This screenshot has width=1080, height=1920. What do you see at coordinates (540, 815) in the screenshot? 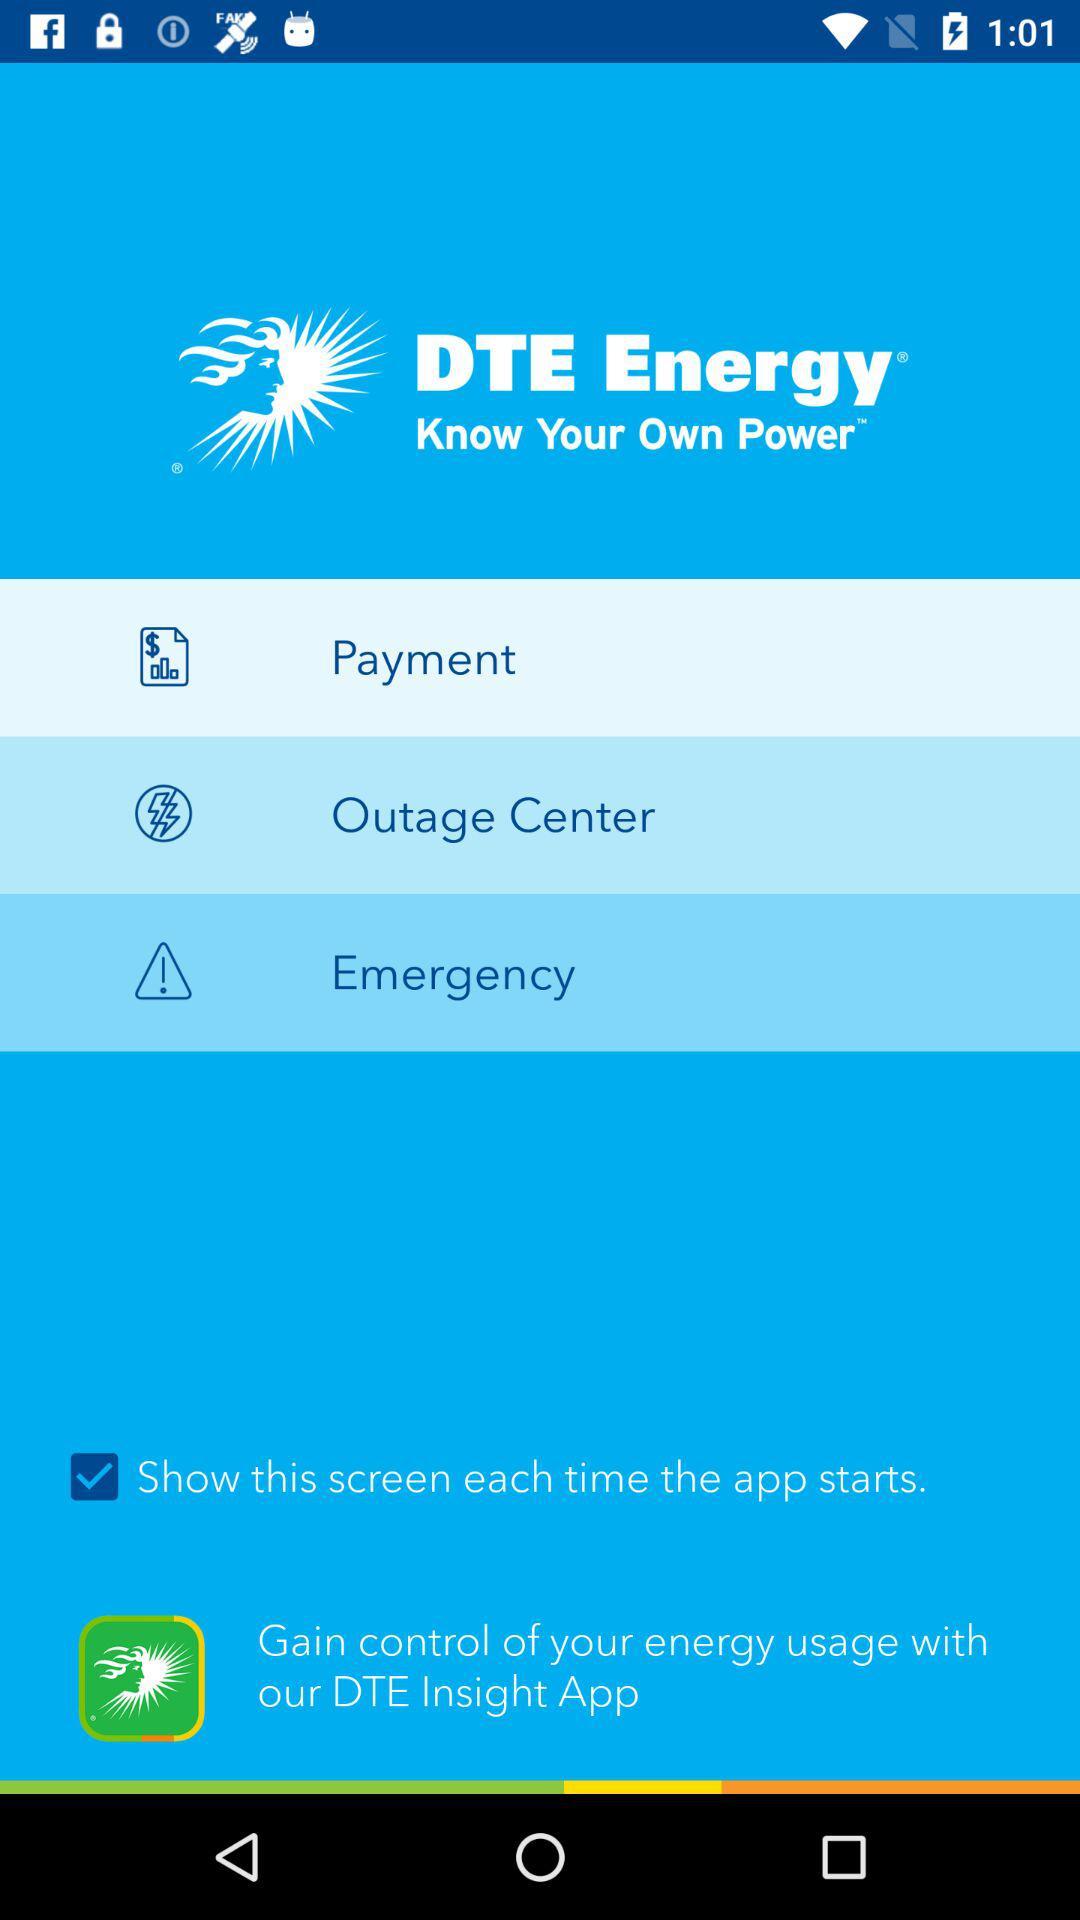
I see `the icon below the payment icon` at bounding box center [540, 815].